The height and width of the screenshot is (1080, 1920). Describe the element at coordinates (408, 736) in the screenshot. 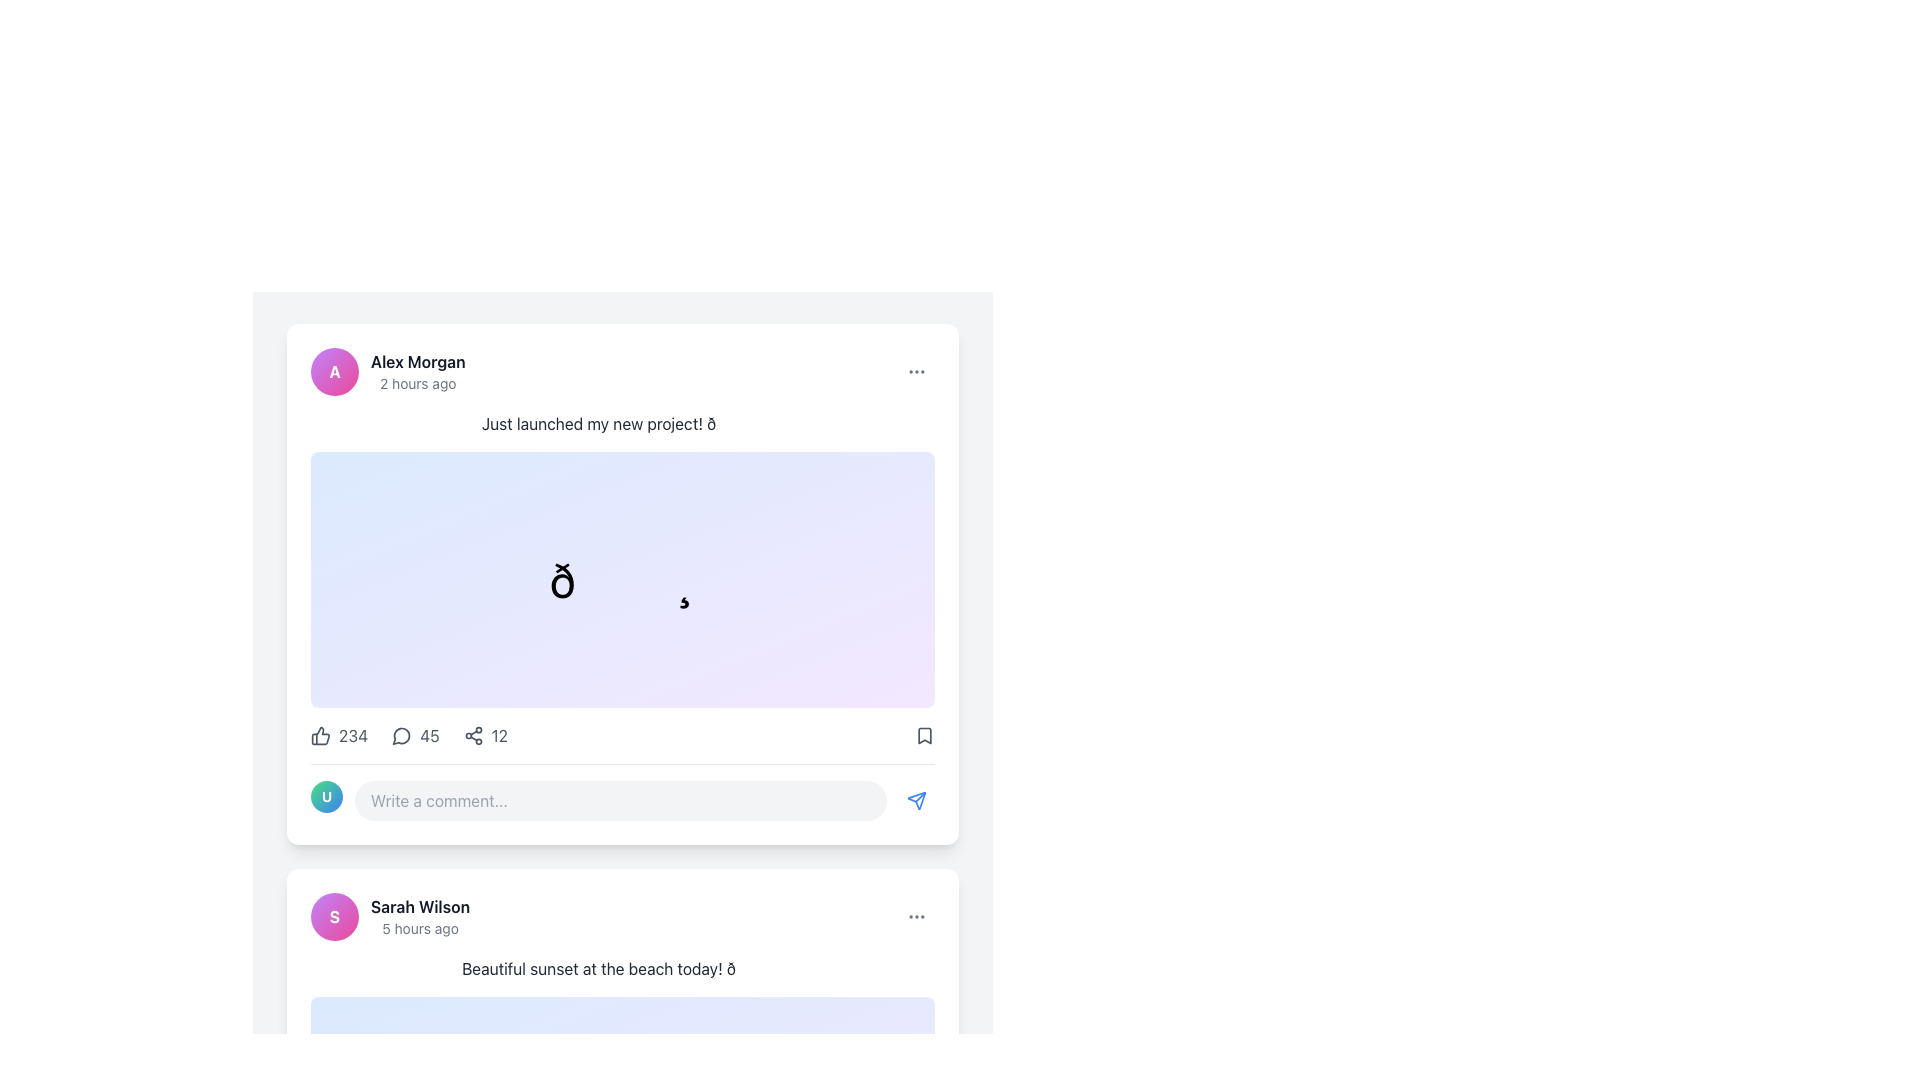

I see `the numeric label displaying the value '45', which is styled with gray text color and located next to a speech bubble icon, as it is the second item from the left in the middle section of interaction options beneath a post` at that location.